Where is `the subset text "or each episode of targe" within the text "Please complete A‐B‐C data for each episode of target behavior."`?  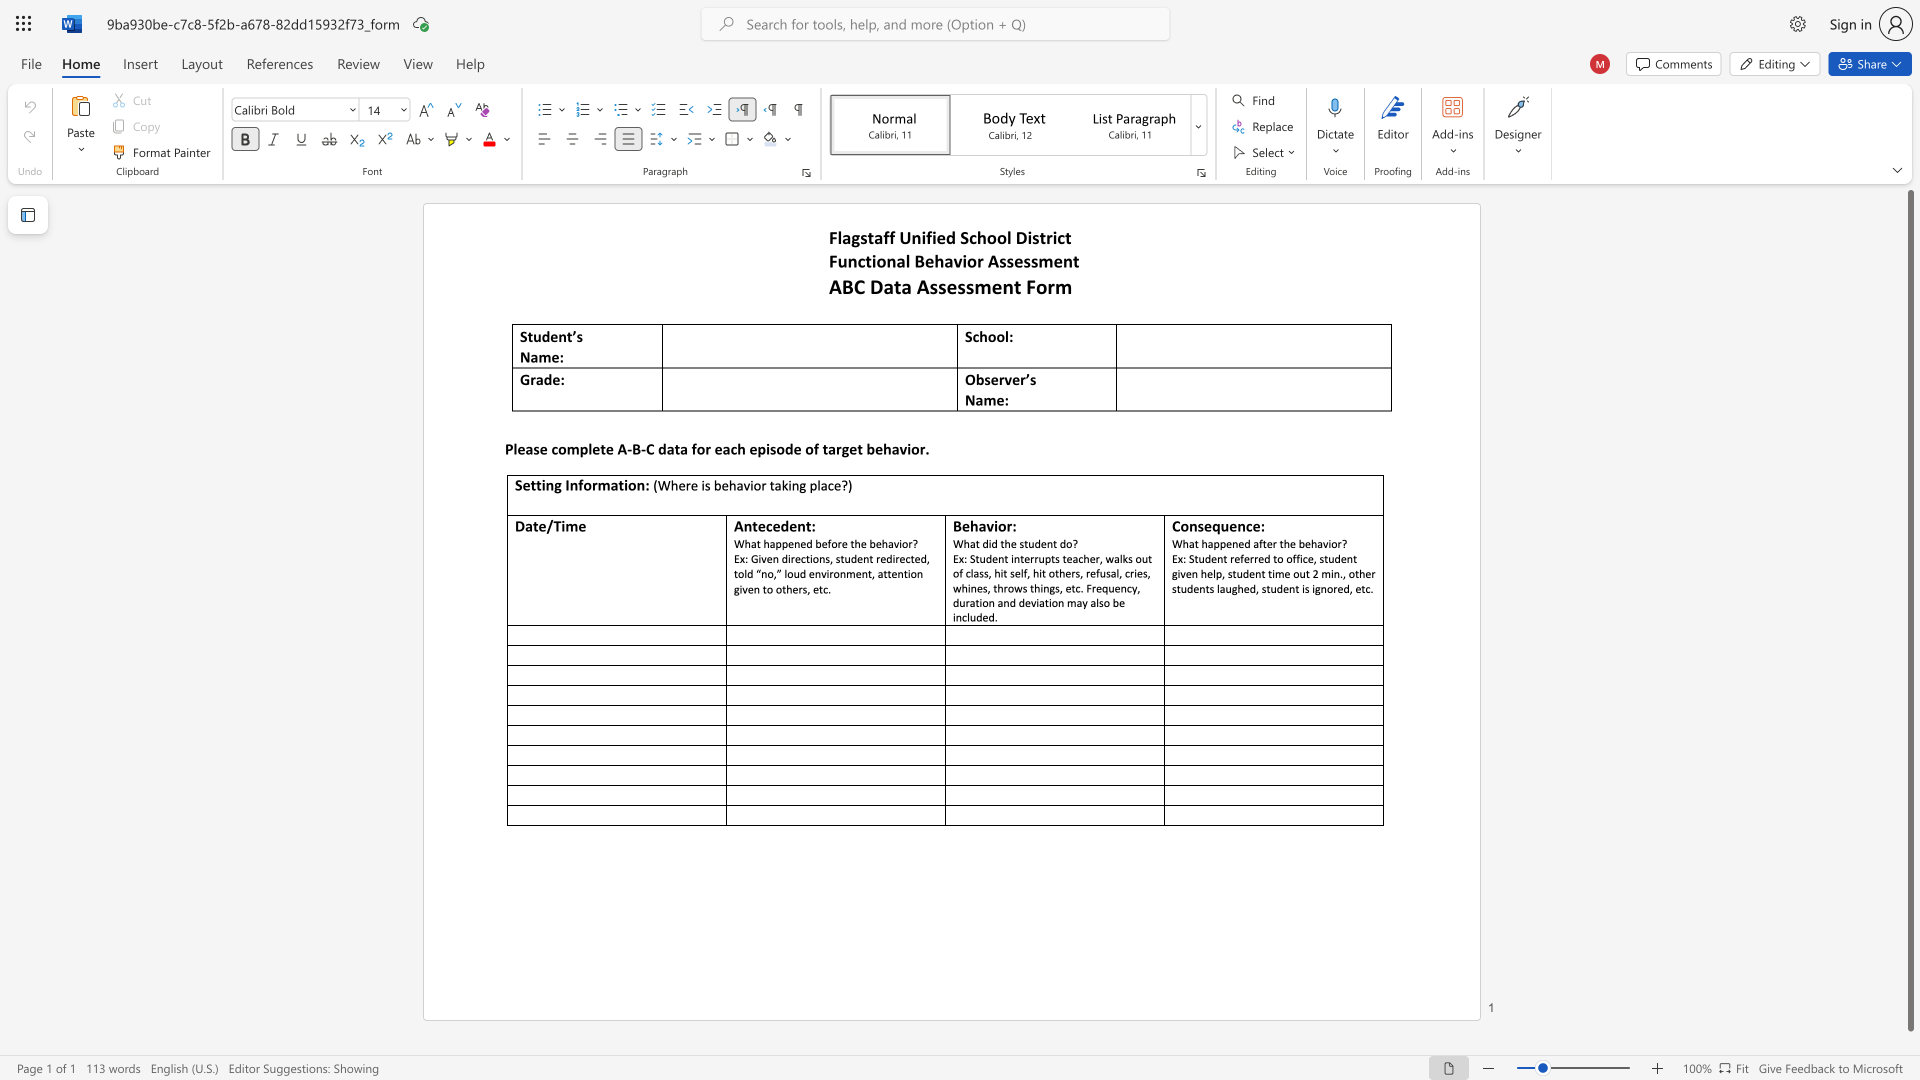
the subset text "or each episode of targe" within the text "Please complete A‐B‐C data for each episode of target behavior." is located at coordinates (696, 448).